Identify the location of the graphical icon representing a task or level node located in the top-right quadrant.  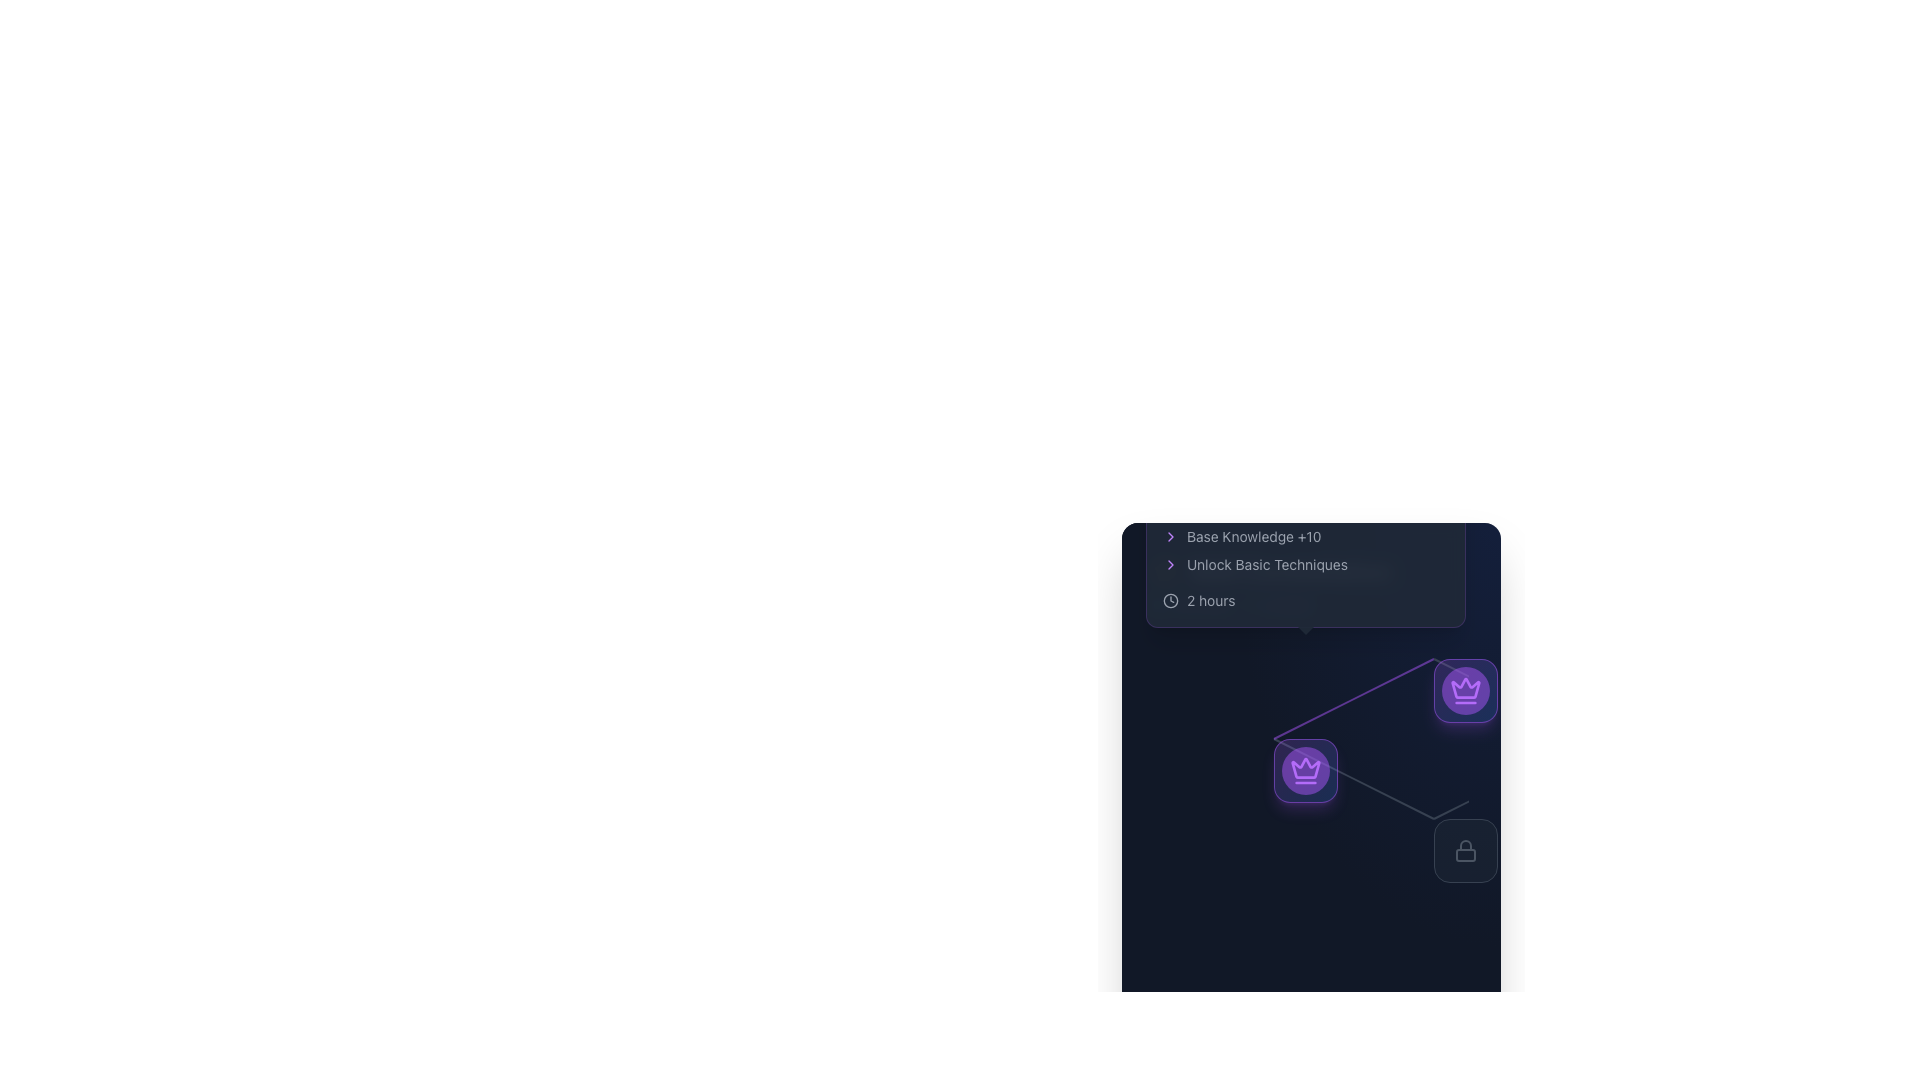
(1465, 689).